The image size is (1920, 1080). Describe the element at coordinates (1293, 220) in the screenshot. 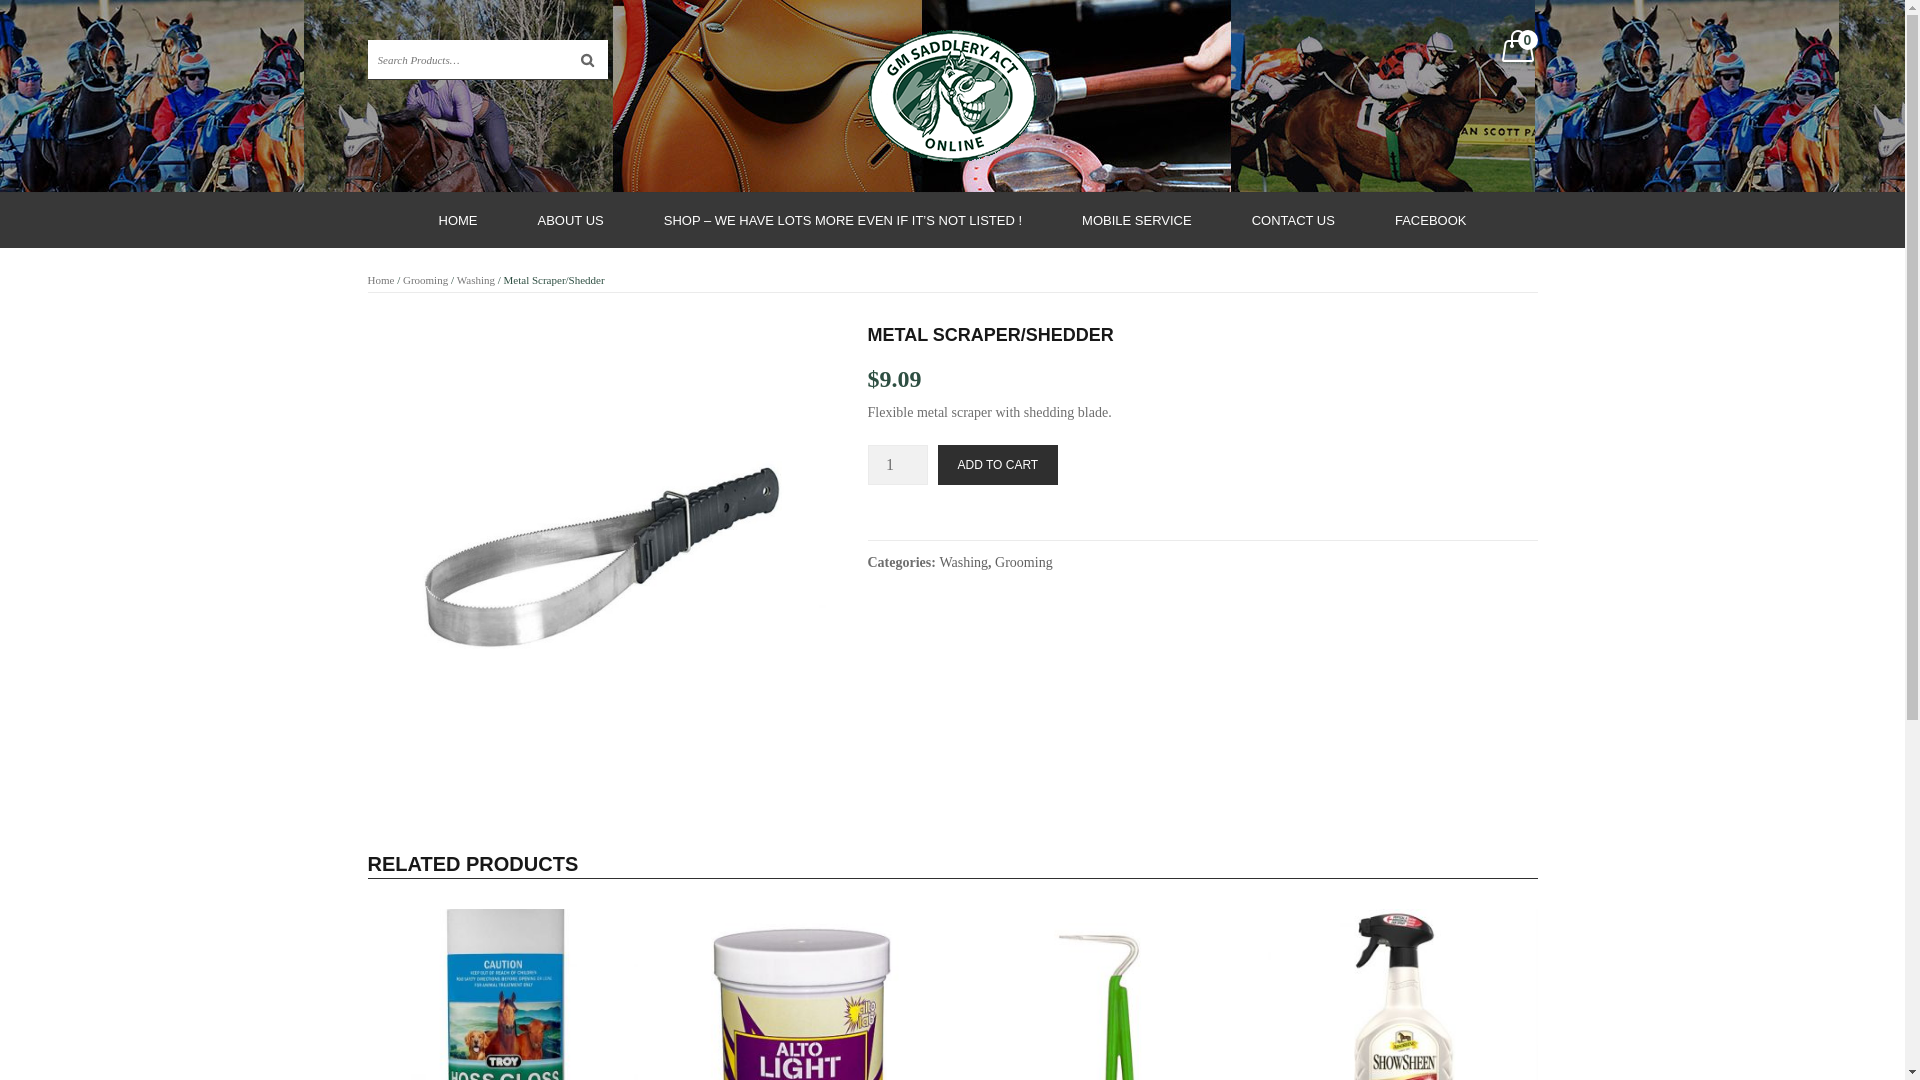

I see `'CONTACT US'` at that location.